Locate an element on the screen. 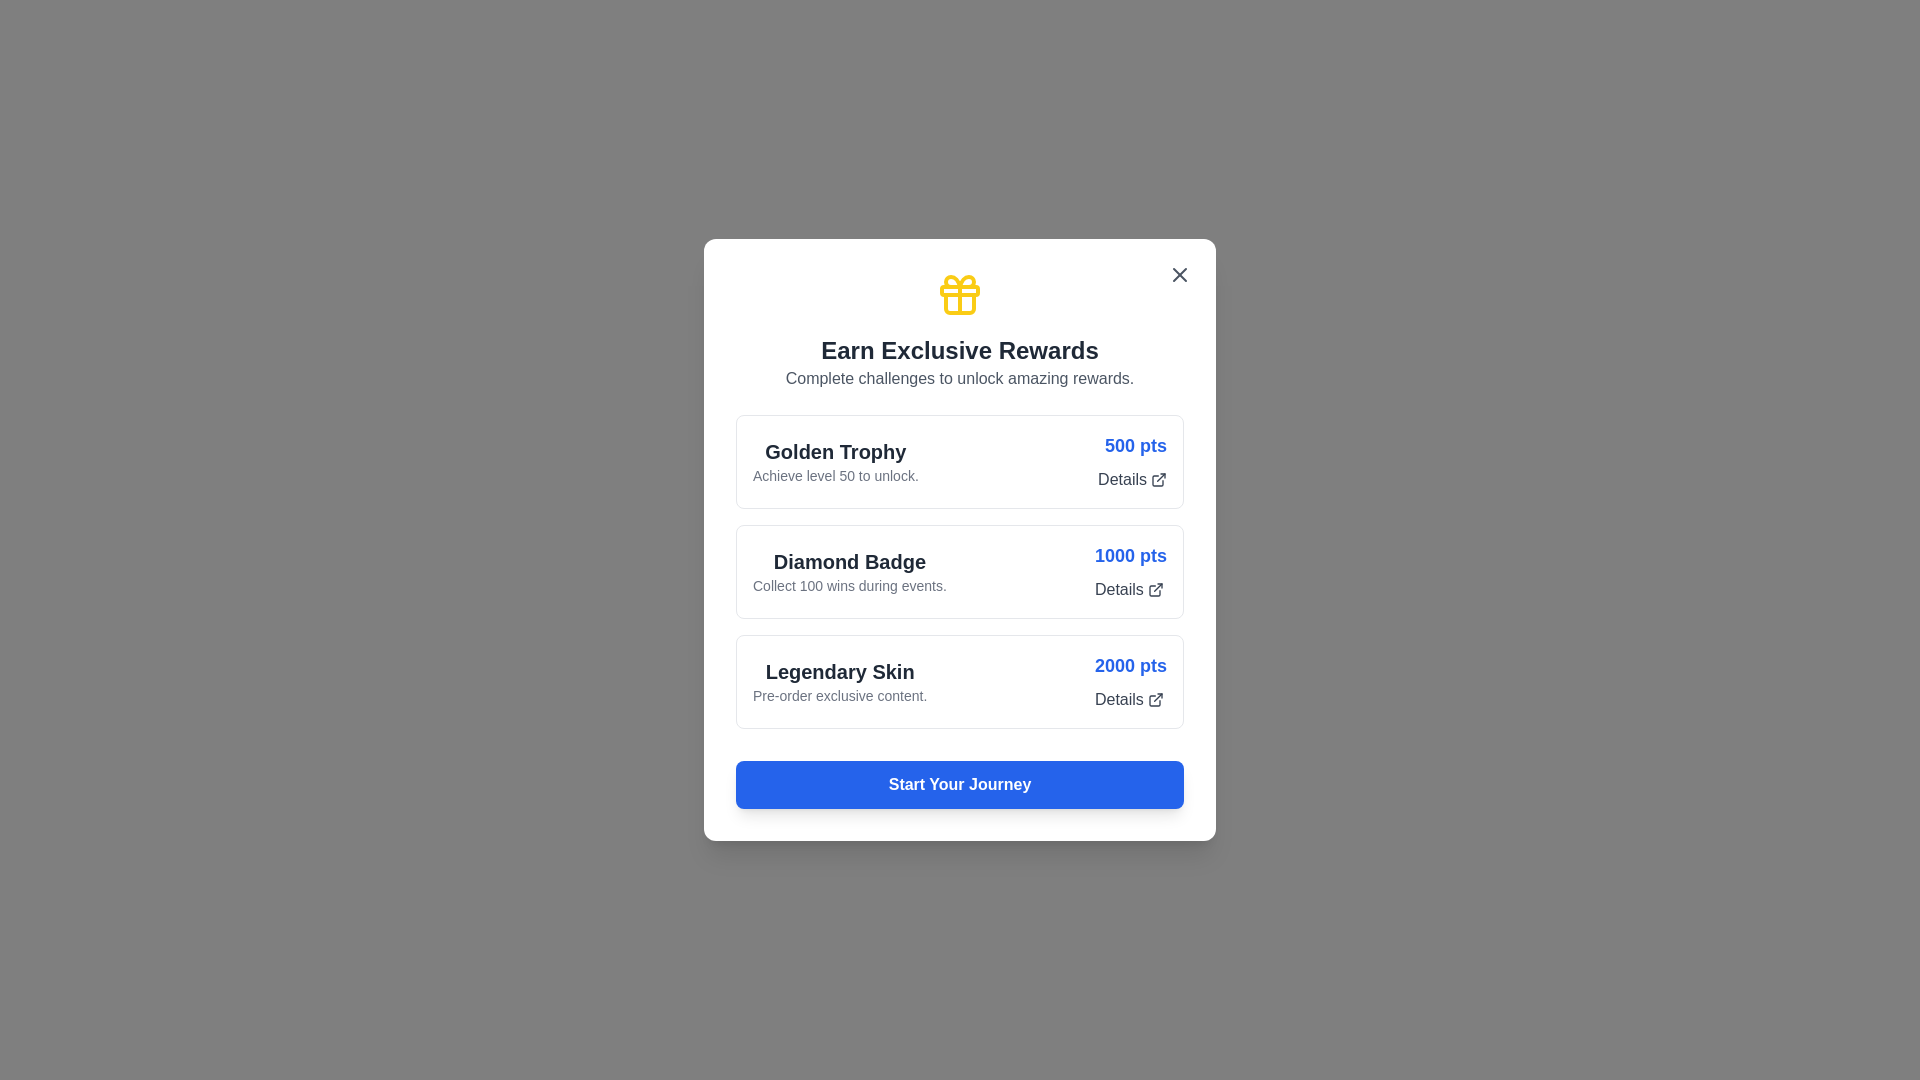  the decorative ribbon element of the gift icon located at the top center of the content card is located at coordinates (960, 290).